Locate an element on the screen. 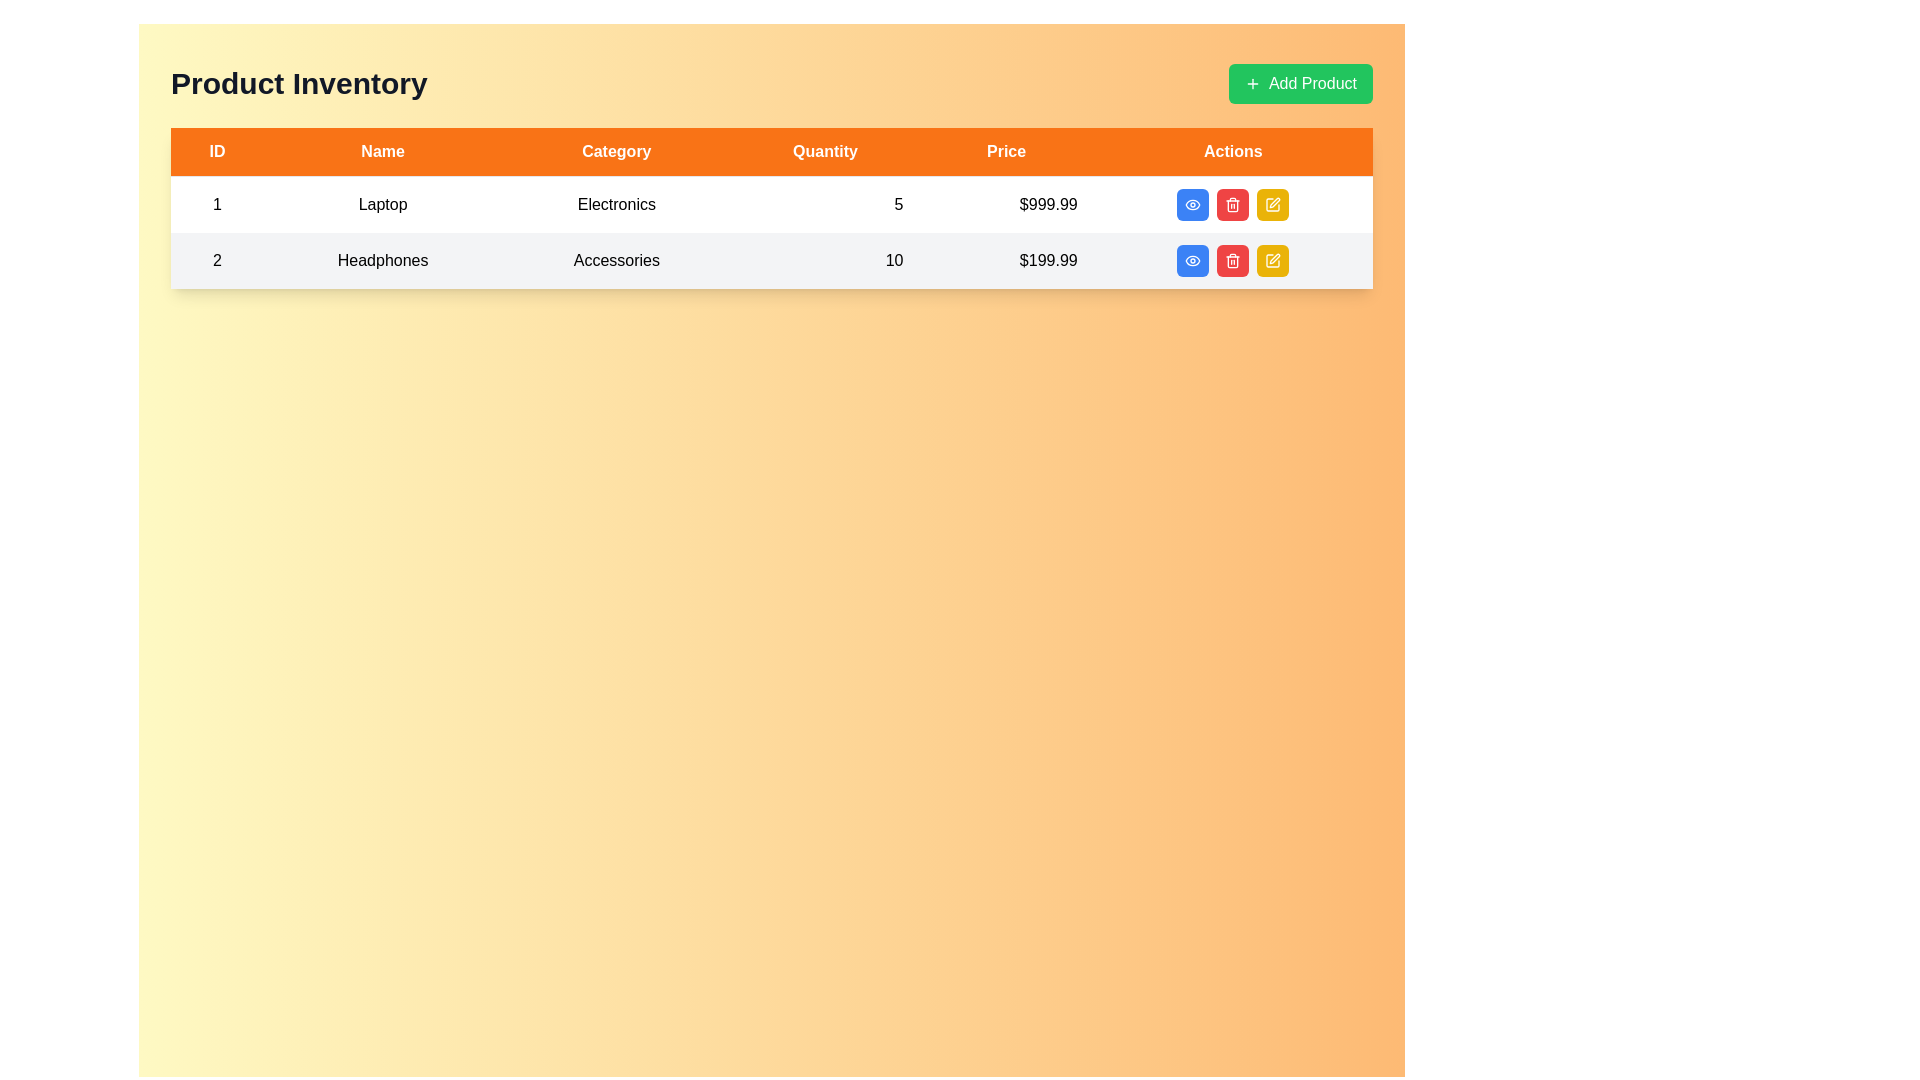 The image size is (1920, 1080). the icon for observing or viewing details in the second row of the 'Actions' column in the table is located at coordinates (1193, 204).